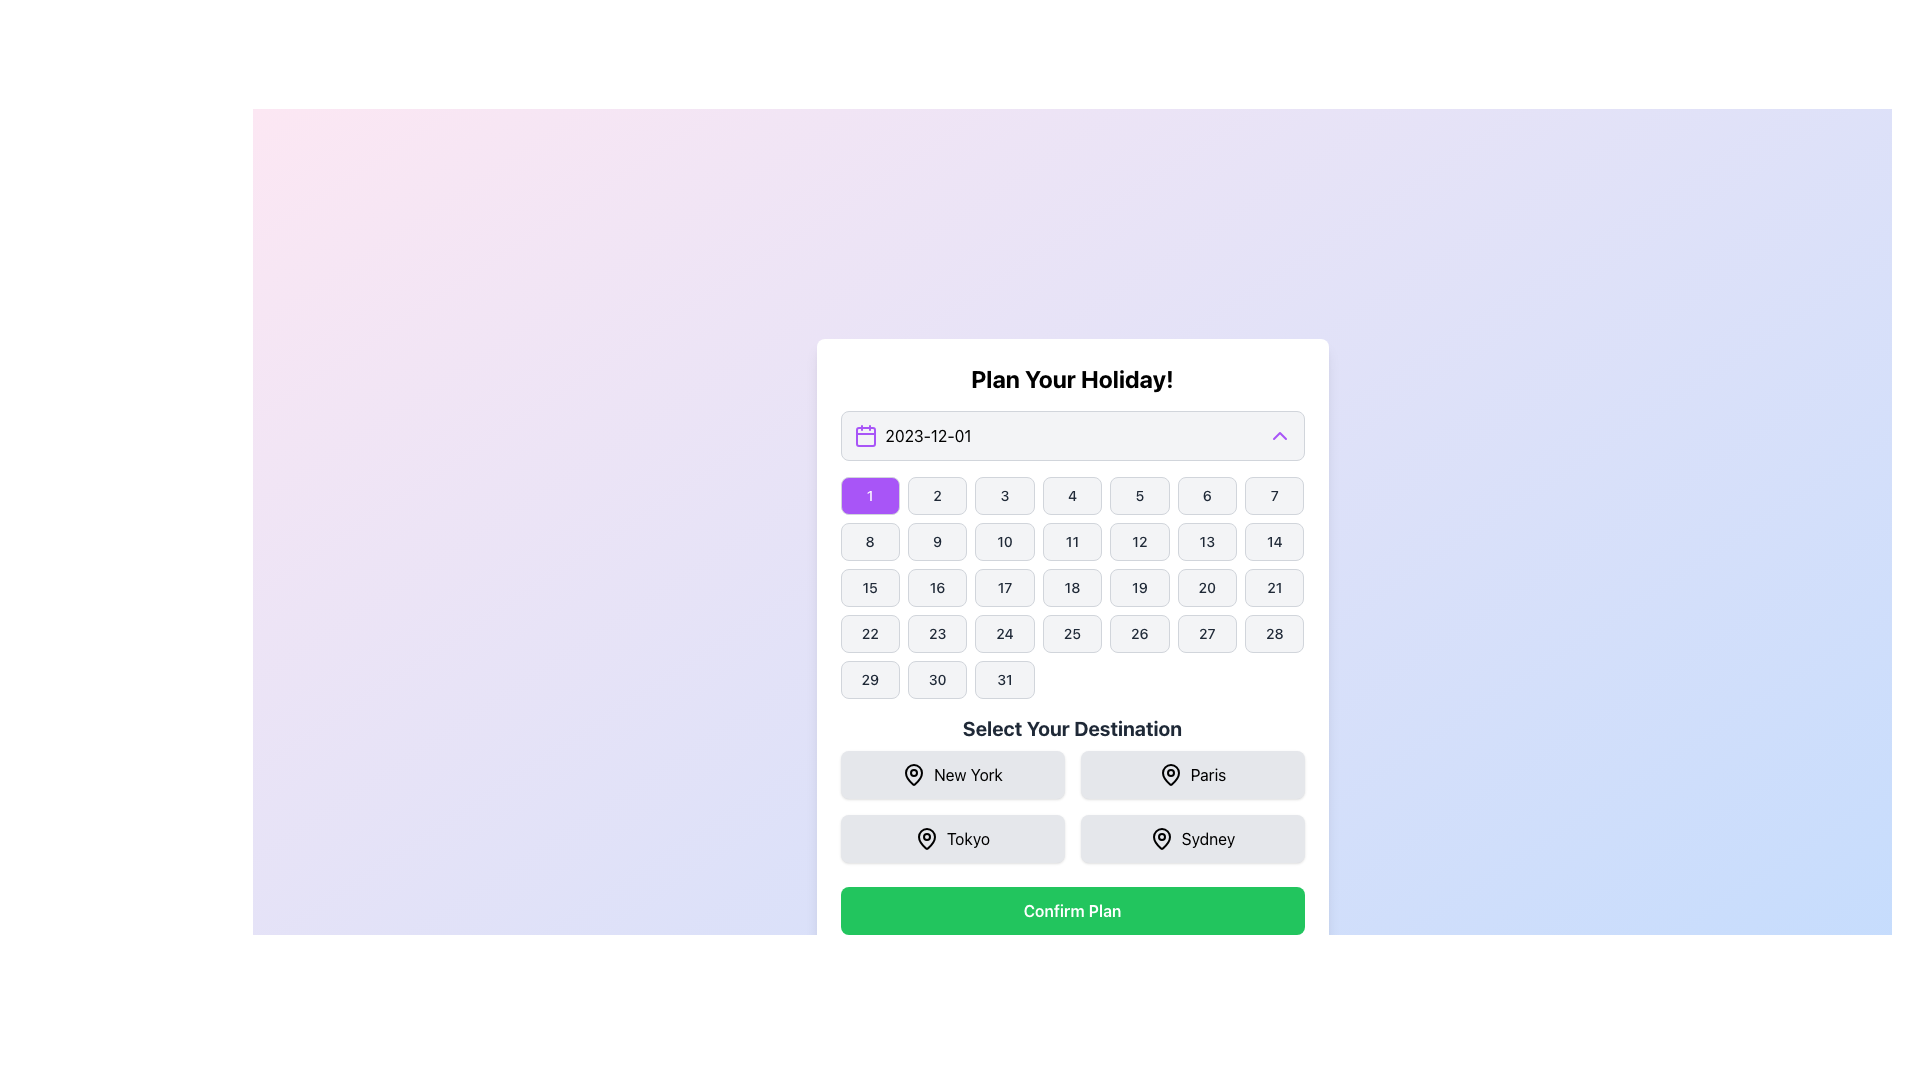 Image resolution: width=1920 pixels, height=1080 pixels. I want to click on the third button in the first row of the date picker calendar, so click(1005, 495).